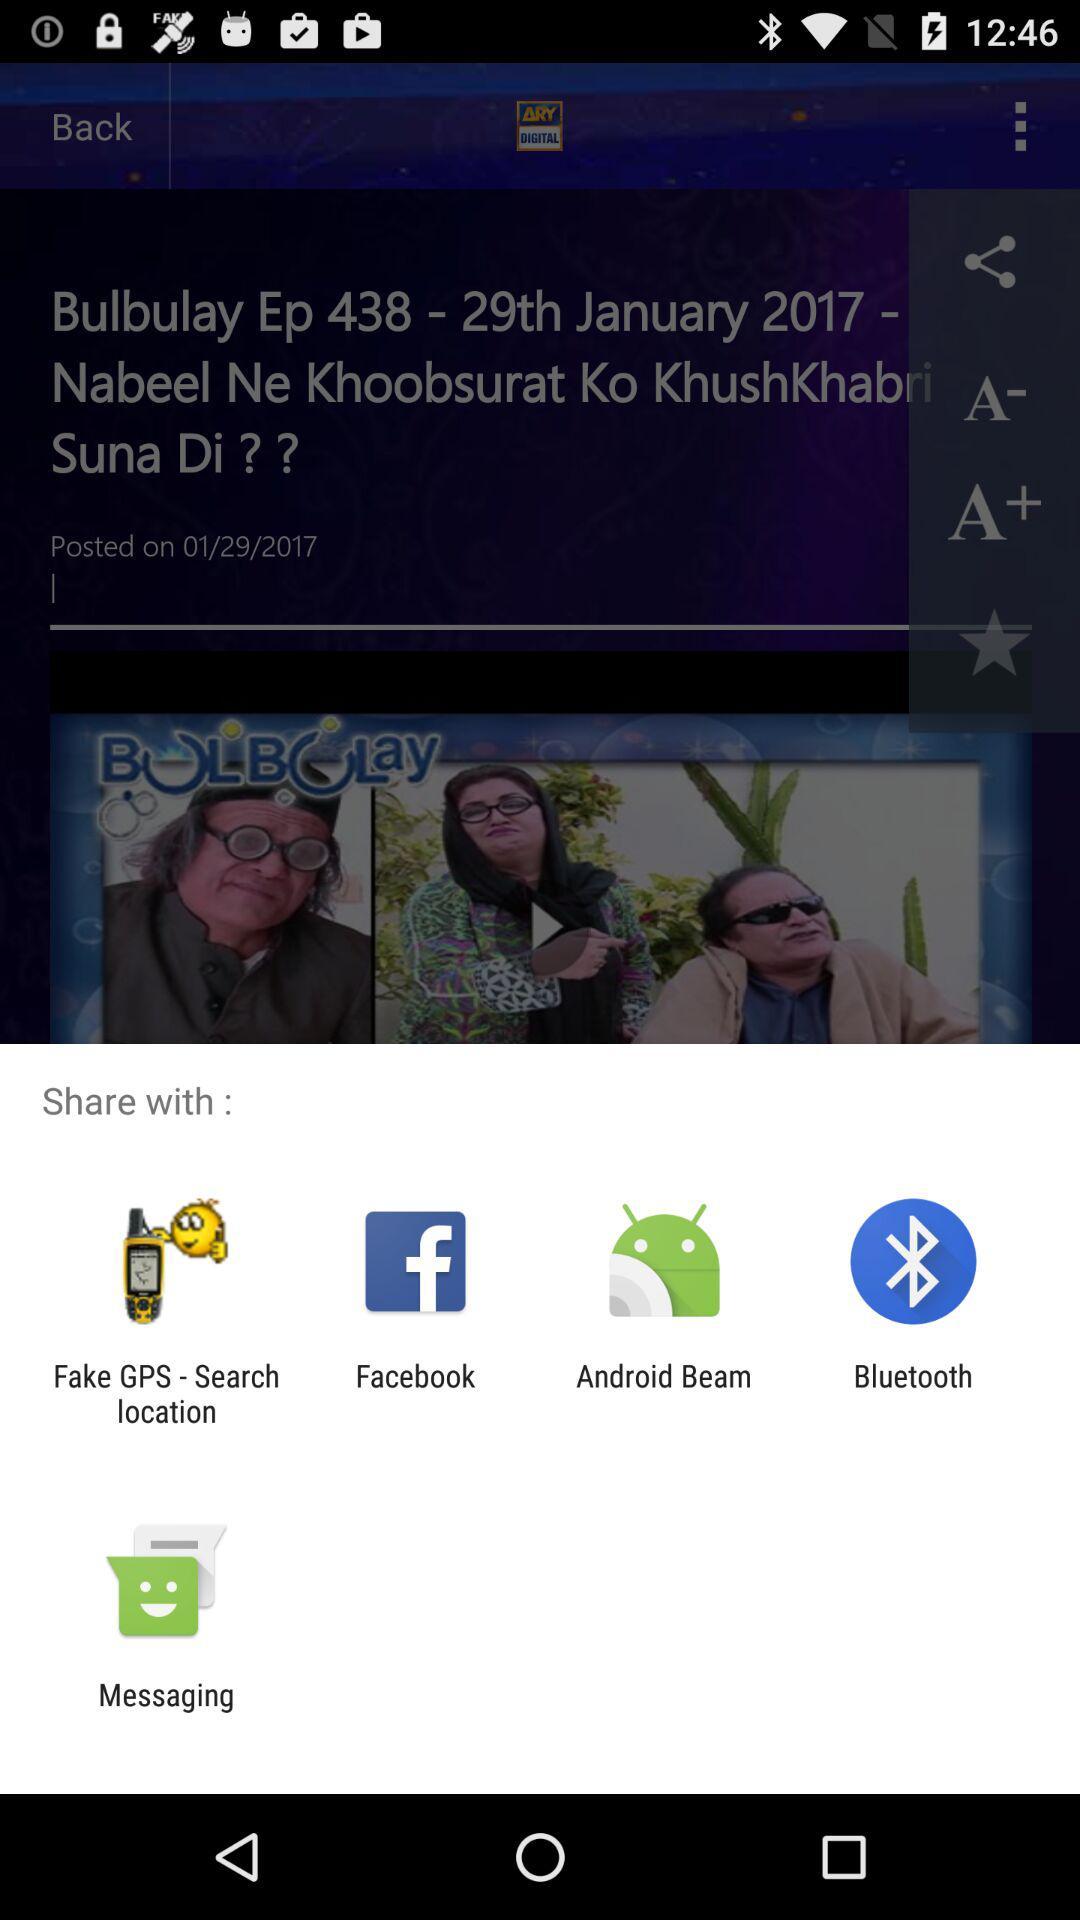  I want to click on icon next to the fake gps search, so click(414, 1392).